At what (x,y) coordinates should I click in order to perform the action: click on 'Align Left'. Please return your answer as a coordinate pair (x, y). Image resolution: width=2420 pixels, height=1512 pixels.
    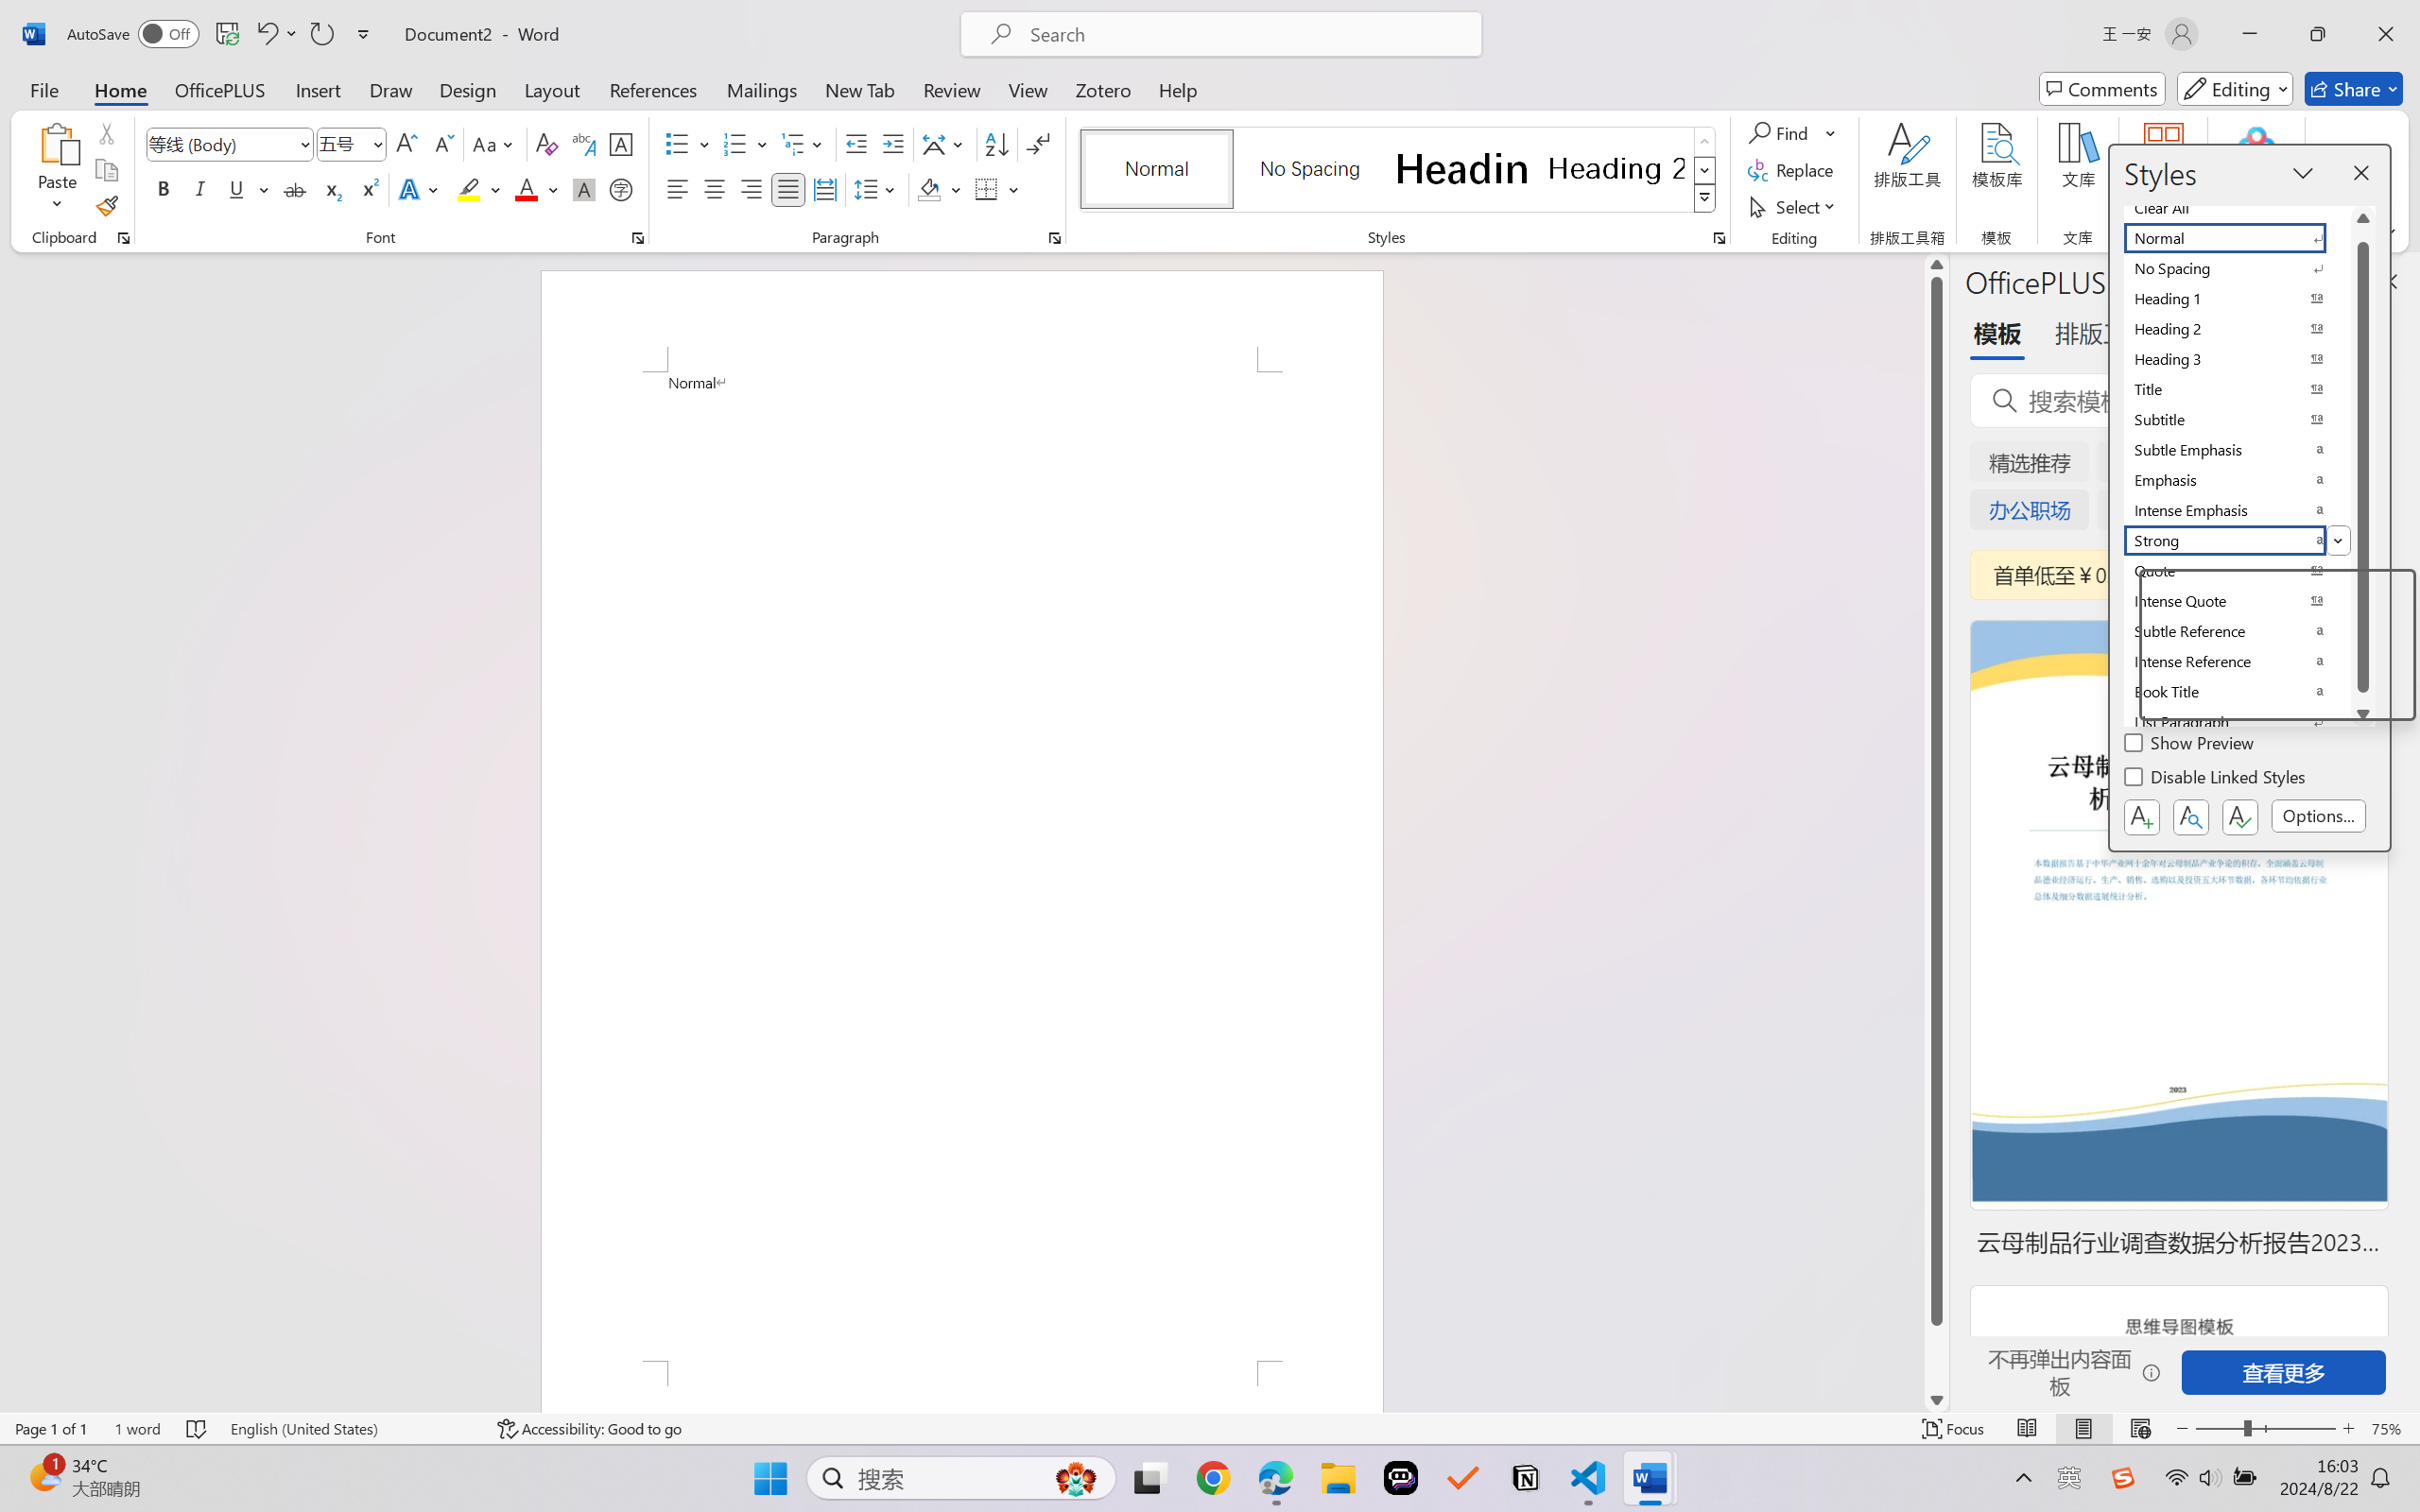
    Looking at the image, I should click on (677, 188).